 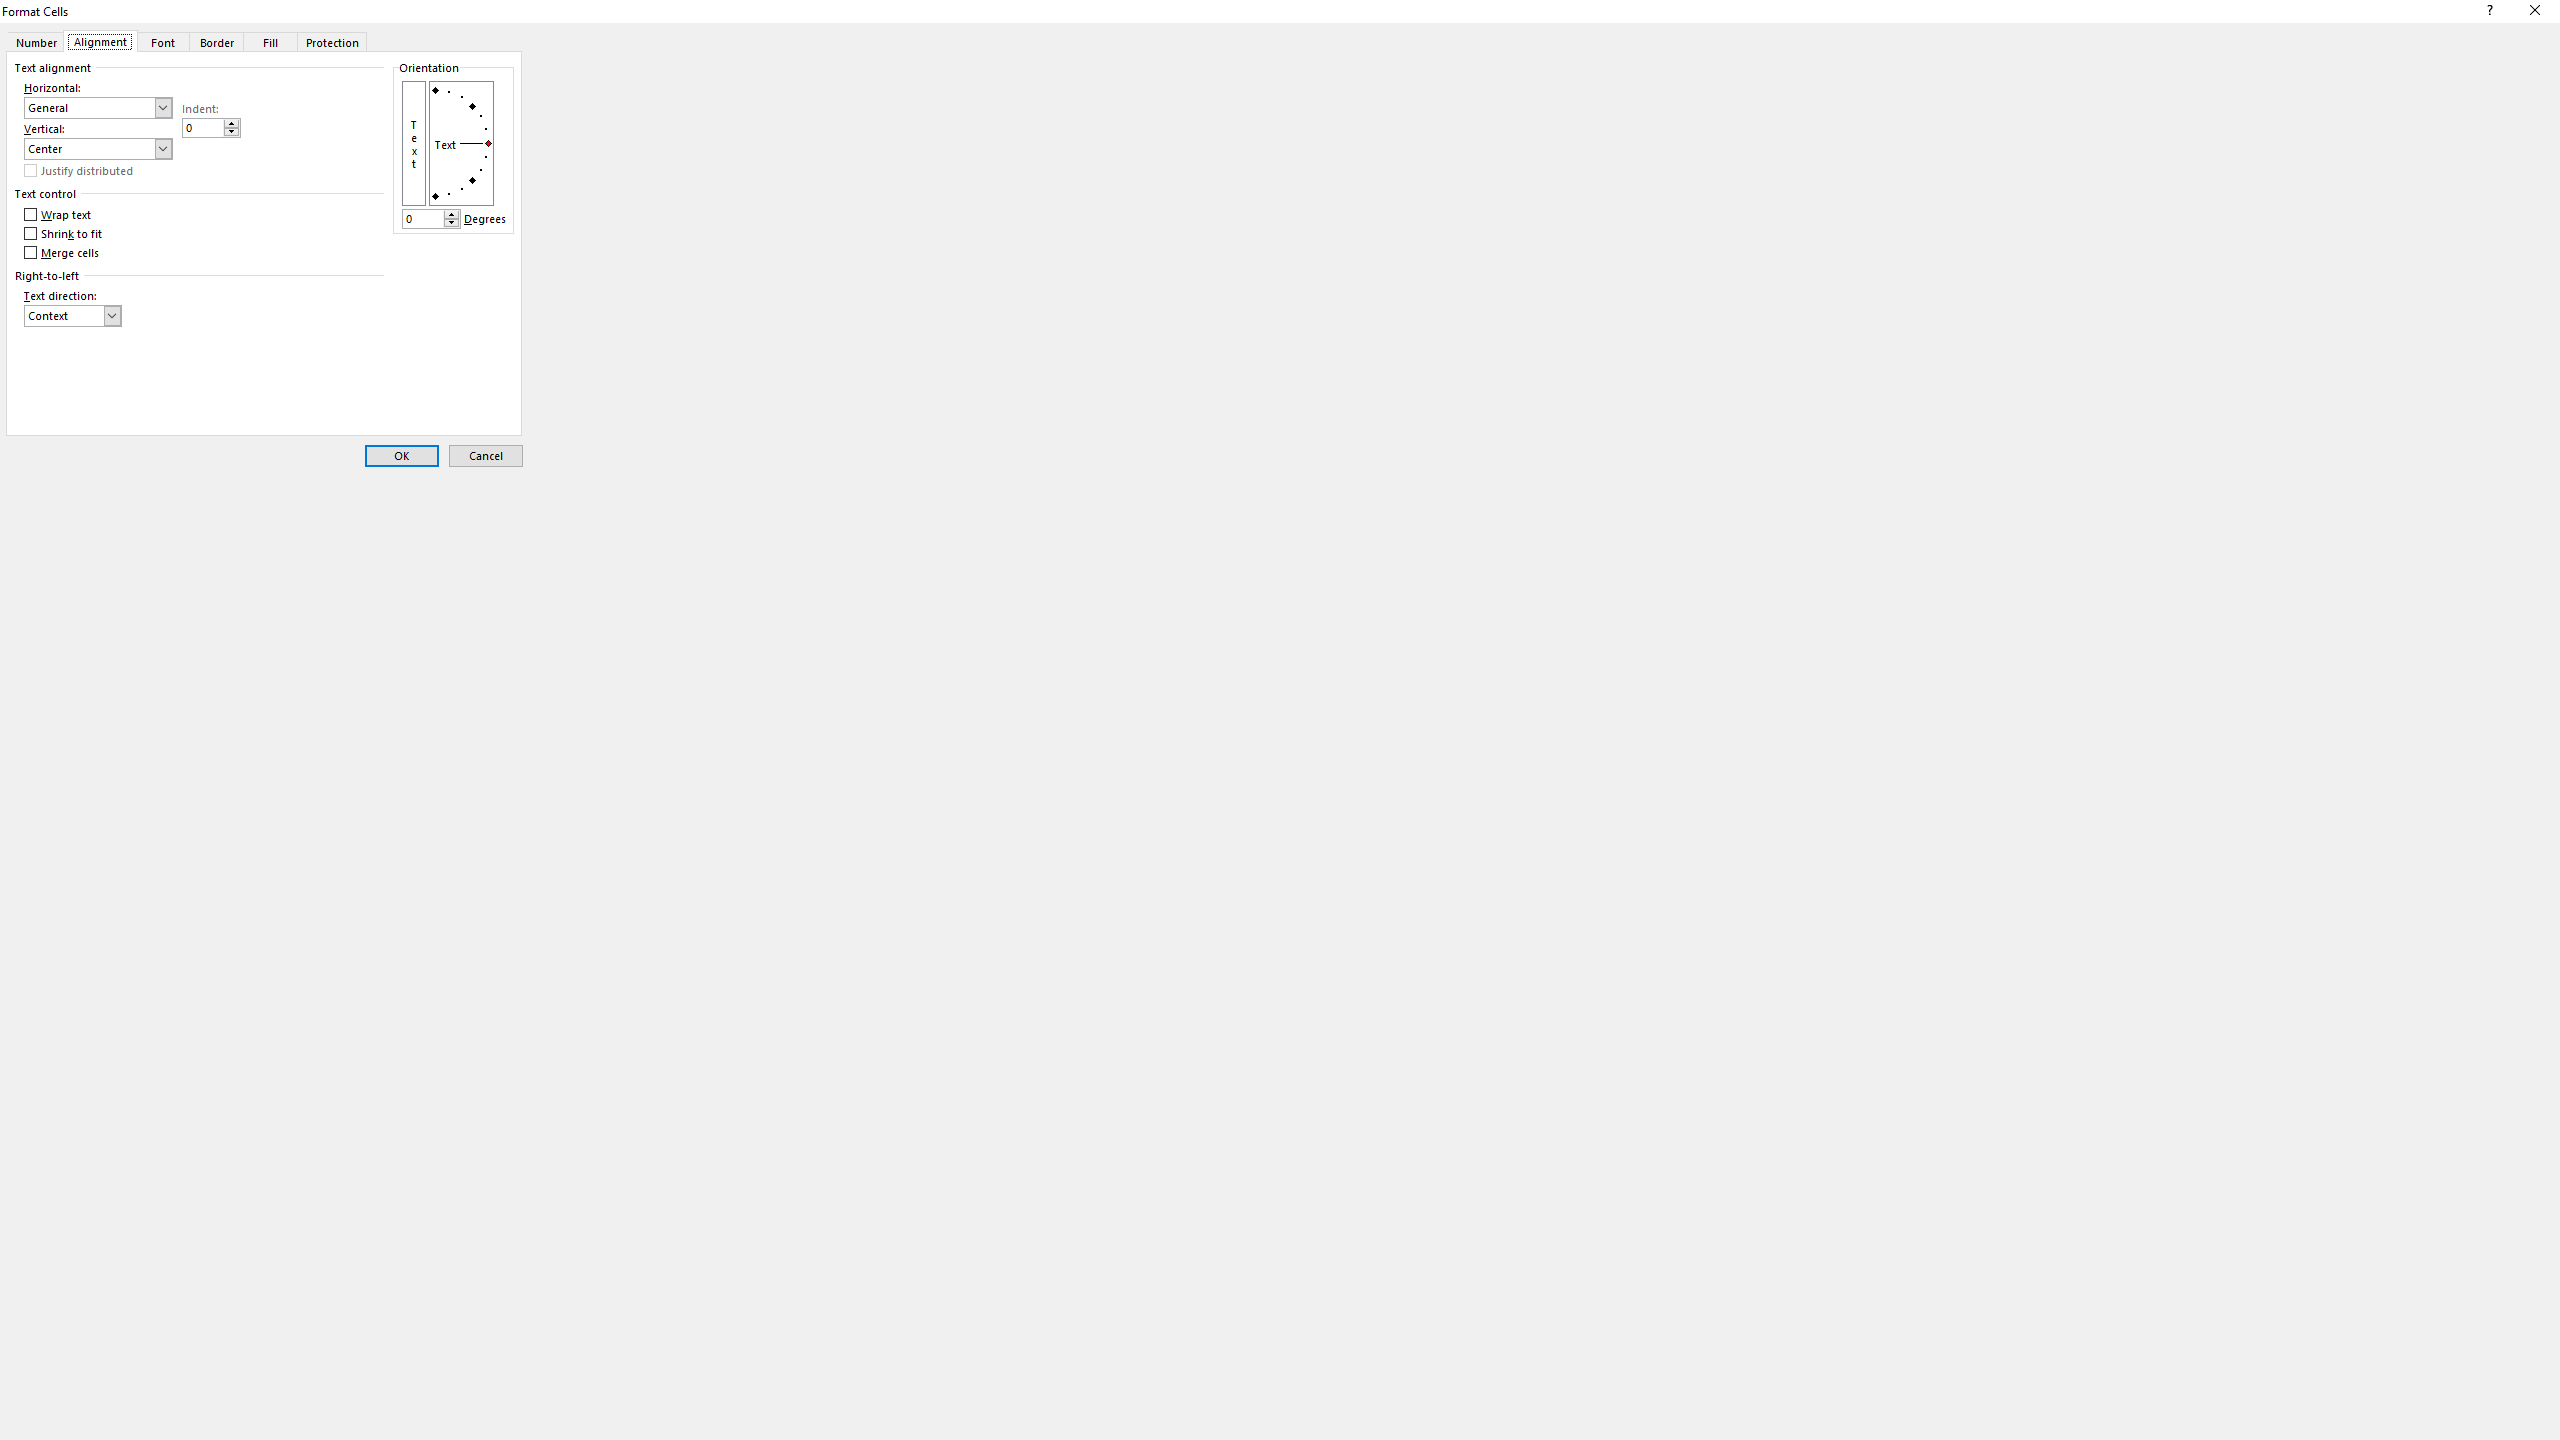 What do you see at coordinates (57, 214) in the screenshot?
I see `'Wrap text'` at bounding box center [57, 214].